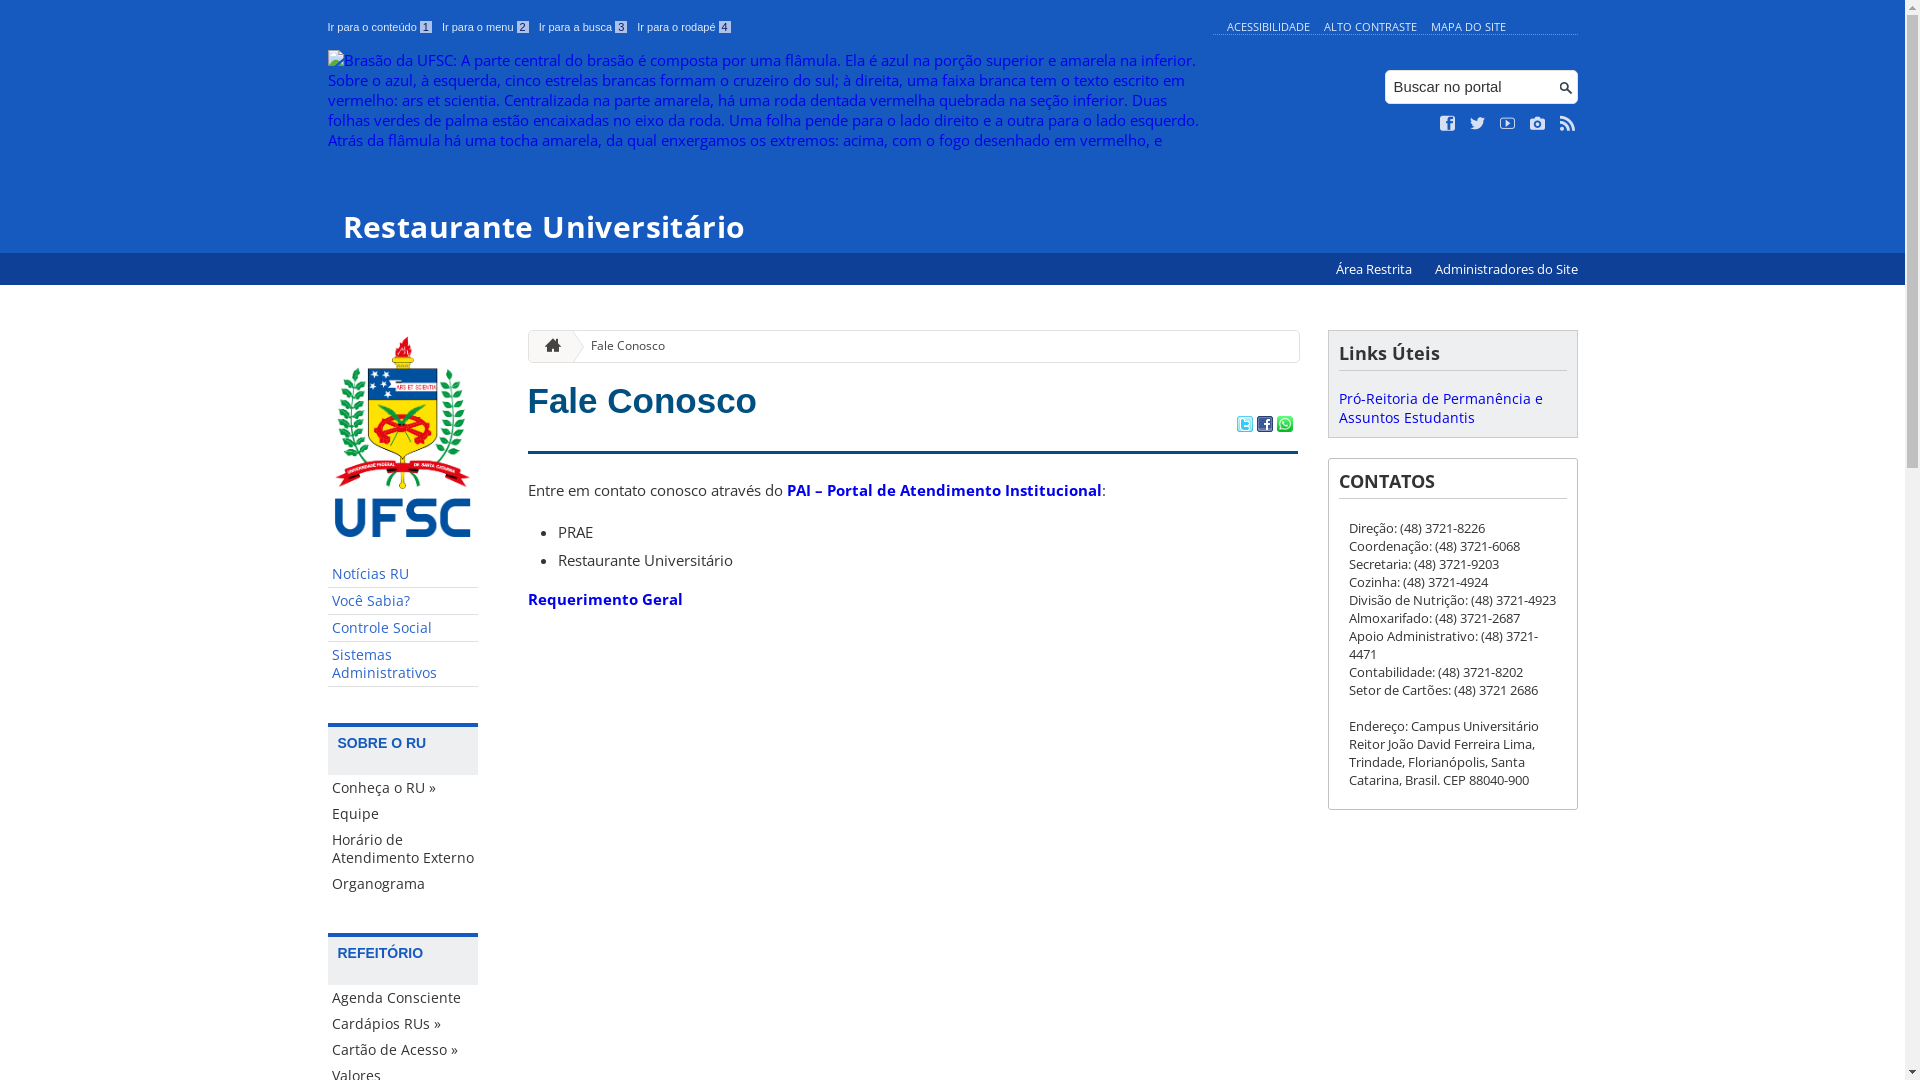 This screenshot has height=1080, width=1920. Describe the element at coordinates (440, 27) in the screenshot. I see `'Ir para o menu 2'` at that location.